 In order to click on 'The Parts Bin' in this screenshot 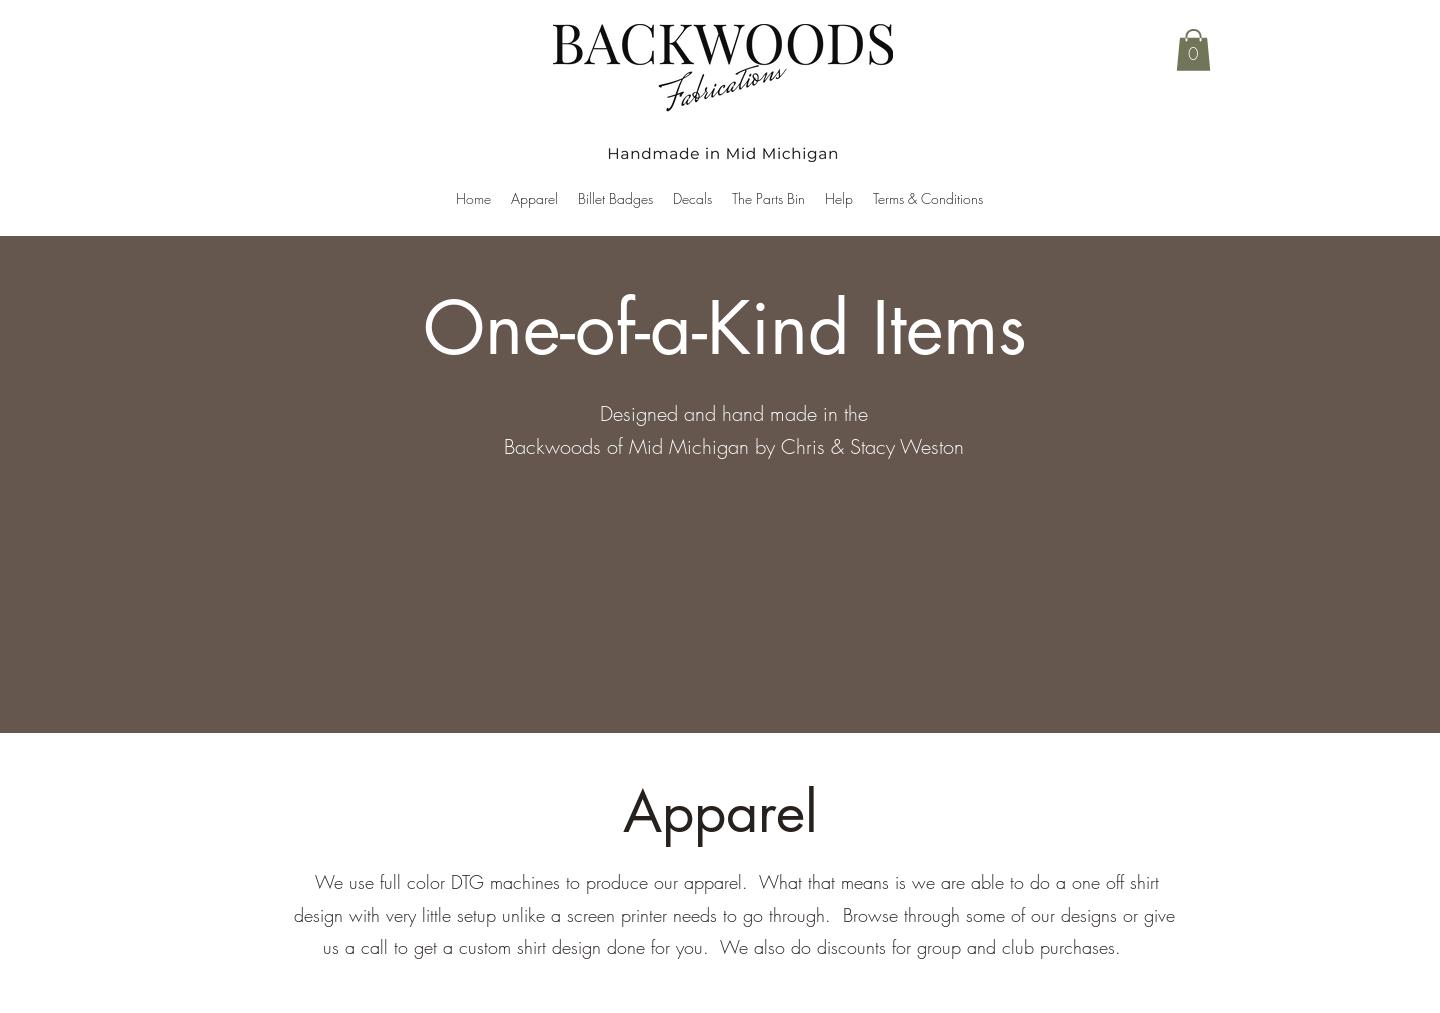, I will do `click(766, 198)`.